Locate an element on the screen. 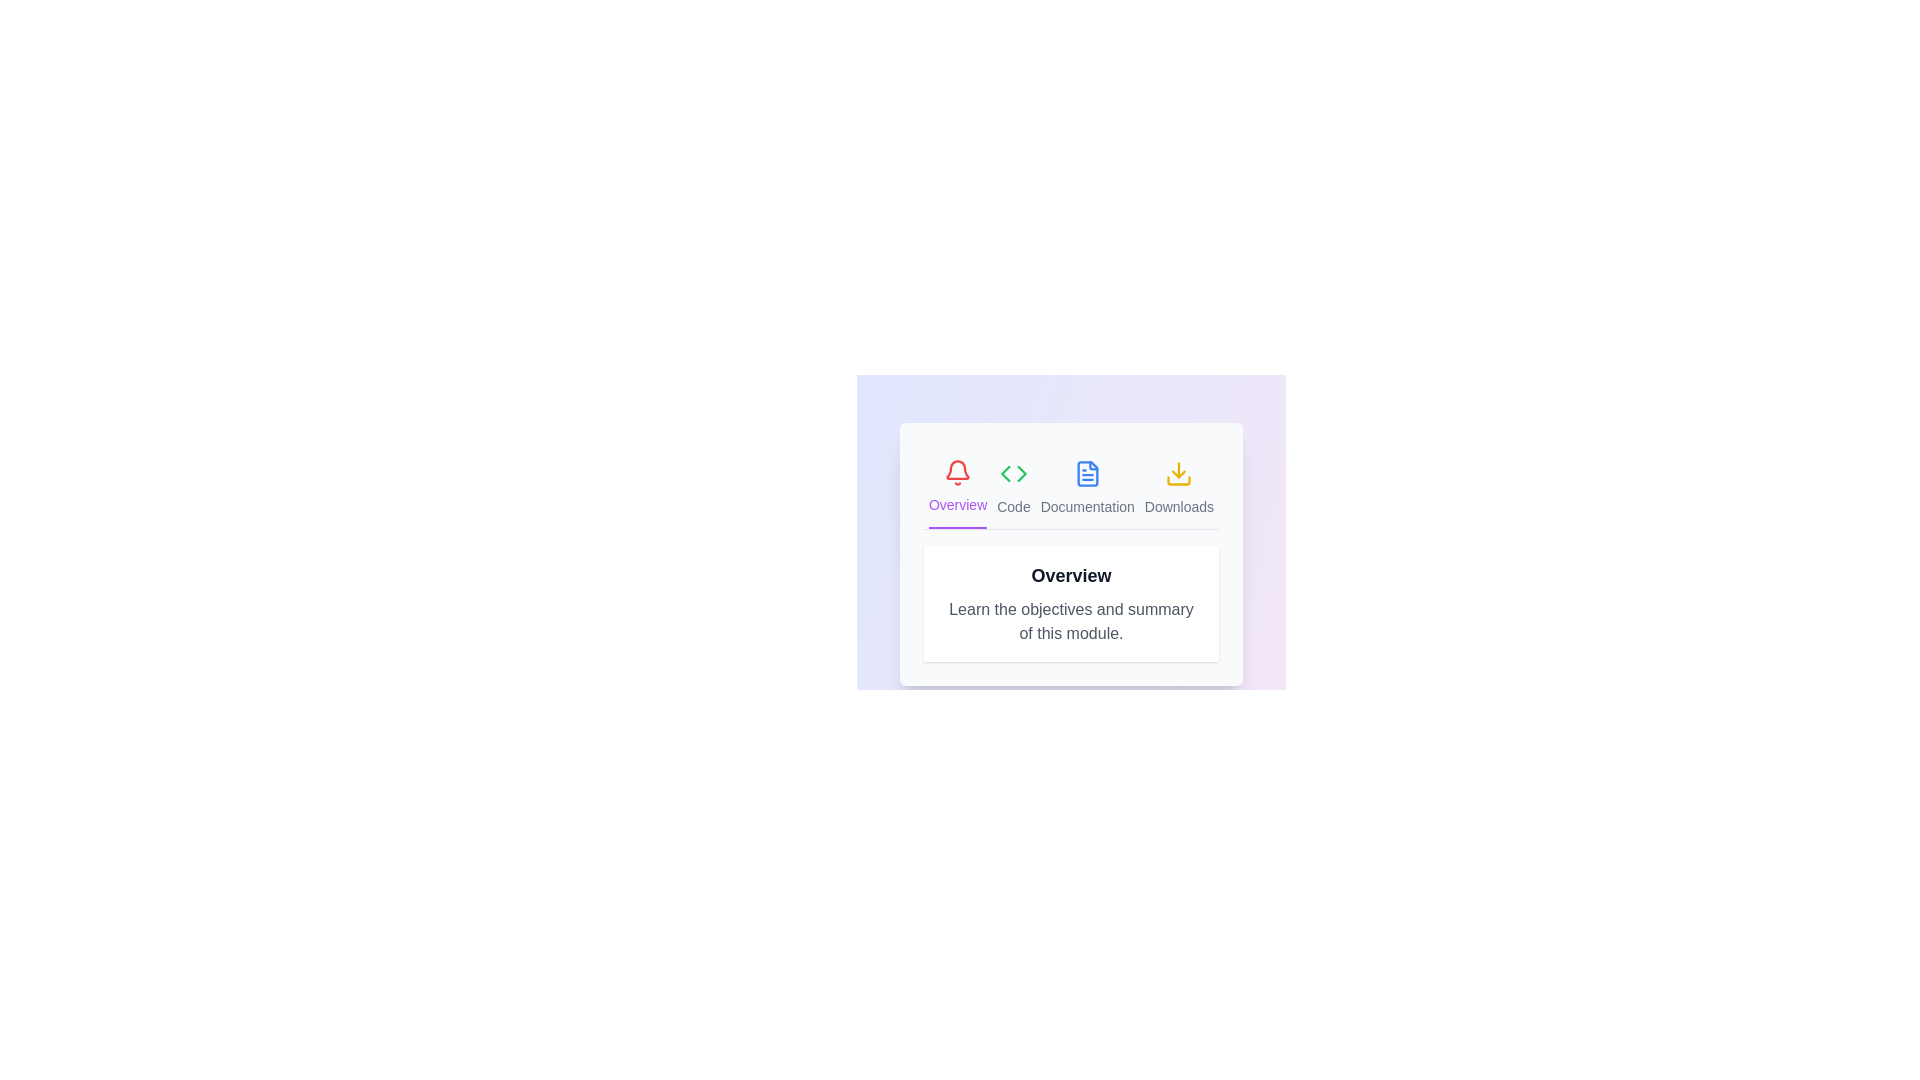  the tab labeled Downloads is located at coordinates (1179, 488).